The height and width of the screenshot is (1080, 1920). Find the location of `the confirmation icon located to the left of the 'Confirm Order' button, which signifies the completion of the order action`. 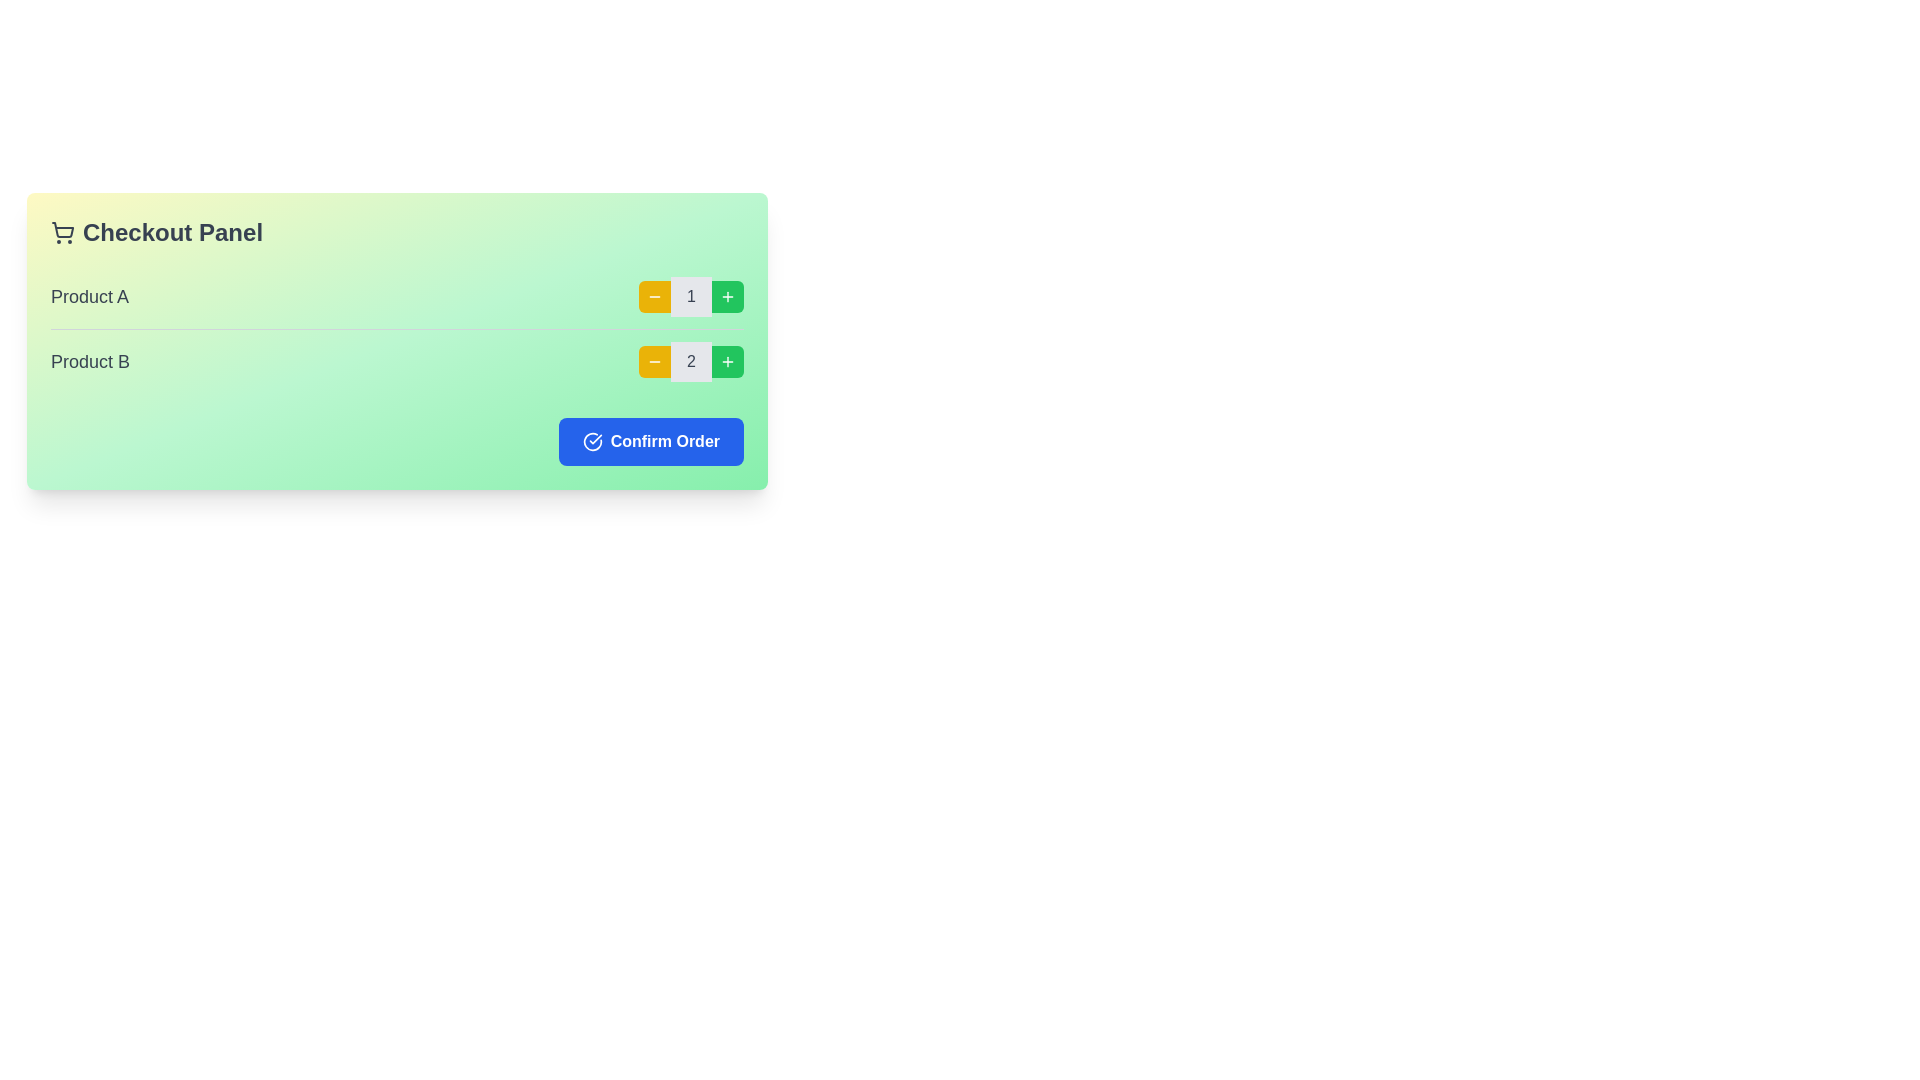

the confirmation icon located to the left of the 'Confirm Order' button, which signifies the completion of the order action is located at coordinates (591, 441).